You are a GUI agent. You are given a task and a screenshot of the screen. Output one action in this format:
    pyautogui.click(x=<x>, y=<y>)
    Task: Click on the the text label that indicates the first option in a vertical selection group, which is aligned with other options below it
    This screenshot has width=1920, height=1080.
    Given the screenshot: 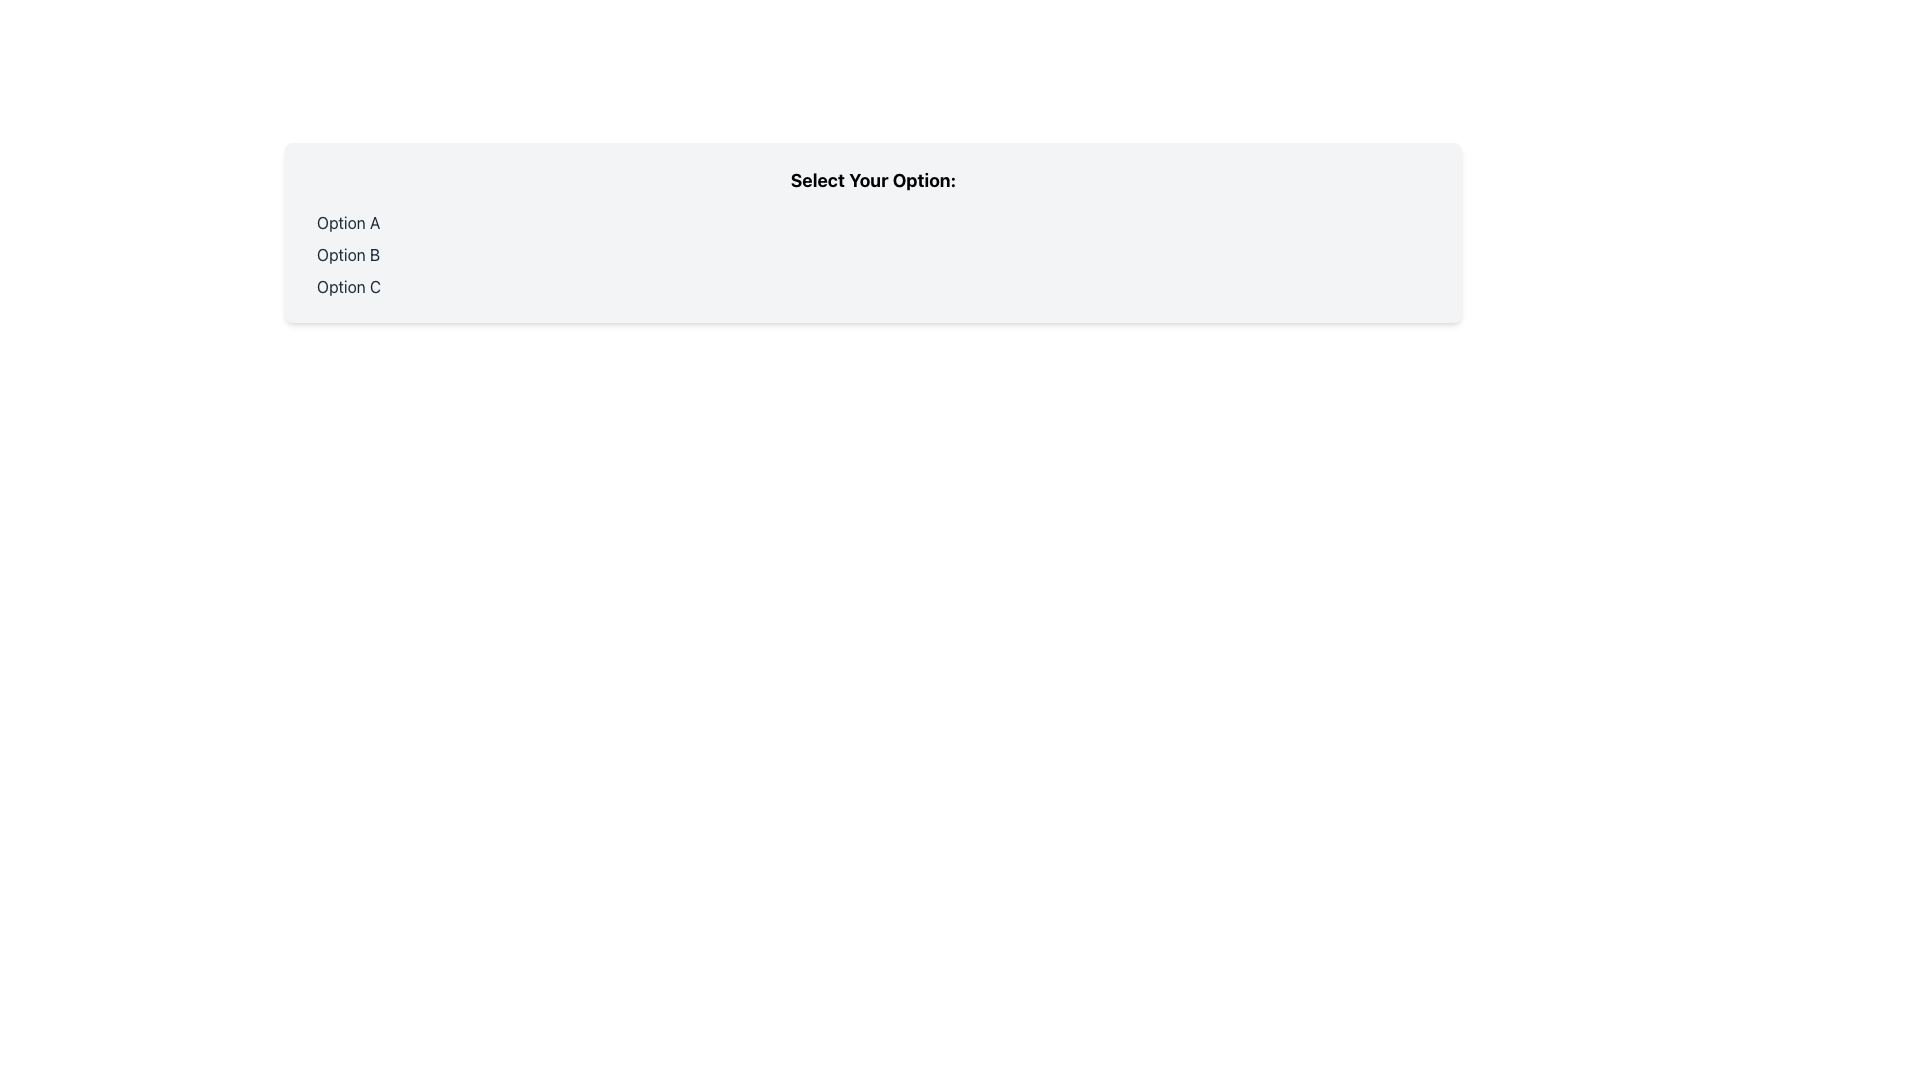 What is the action you would take?
    pyautogui.click(x=348, y=223)
    